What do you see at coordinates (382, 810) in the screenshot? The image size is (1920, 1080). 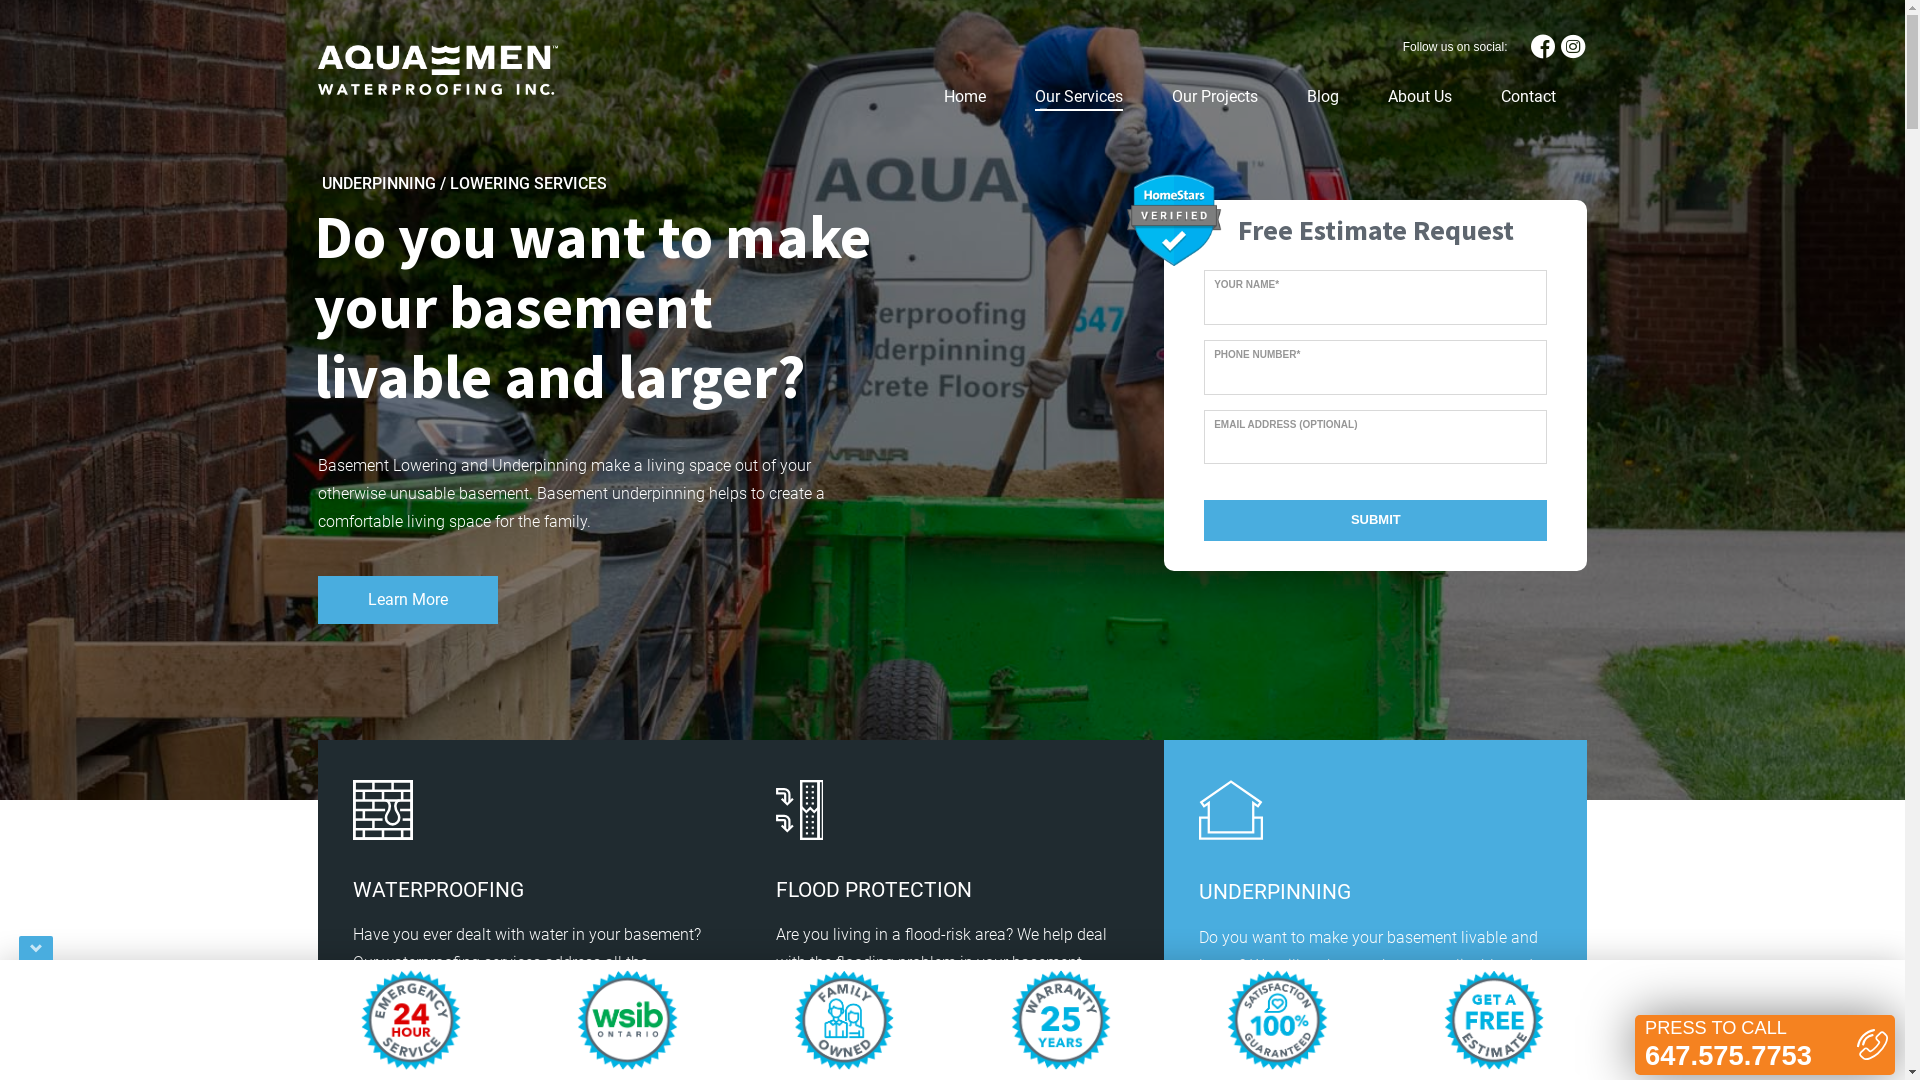 I see `'Aquamen-Icon-Wallleak-white'` at bounding box center [382, 810].